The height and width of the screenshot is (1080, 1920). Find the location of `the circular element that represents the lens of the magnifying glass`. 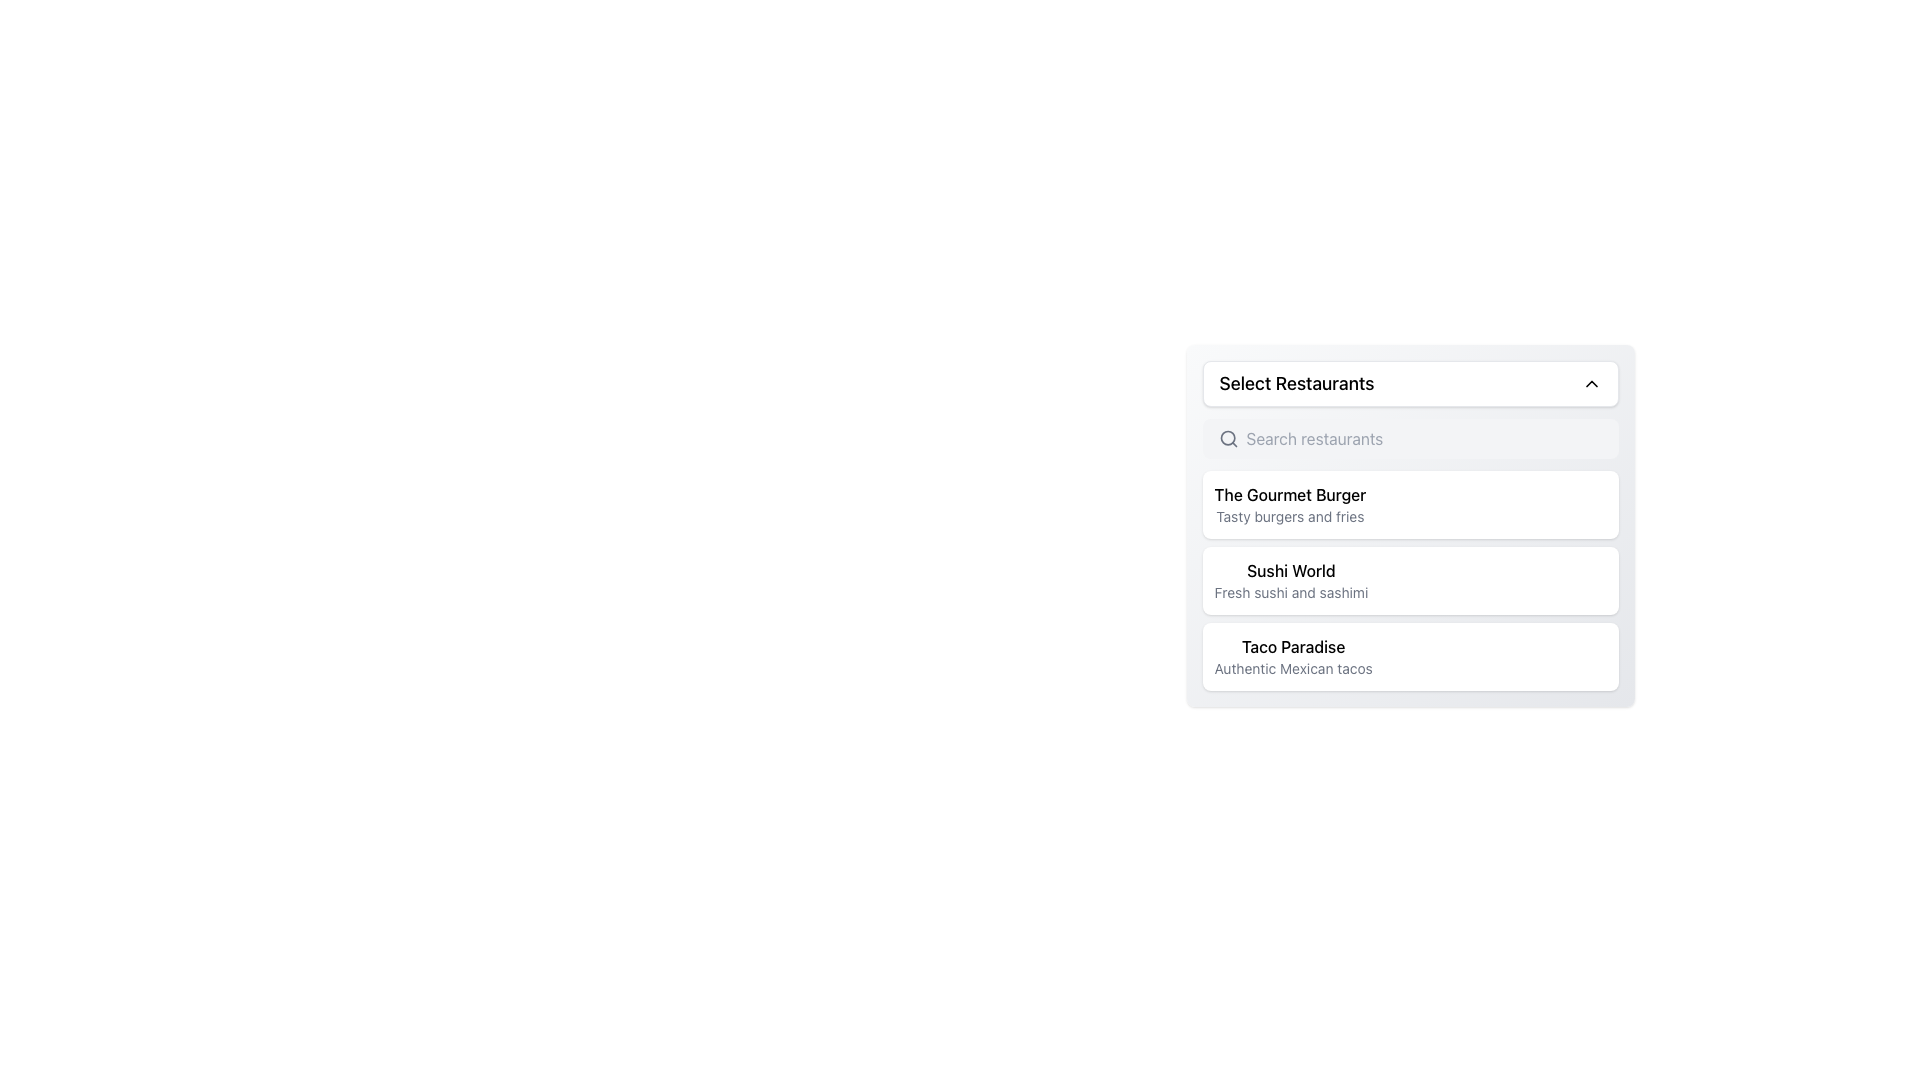

the circular element that represents the lens of the magnifying glass is located at coordinates (1226, 437).